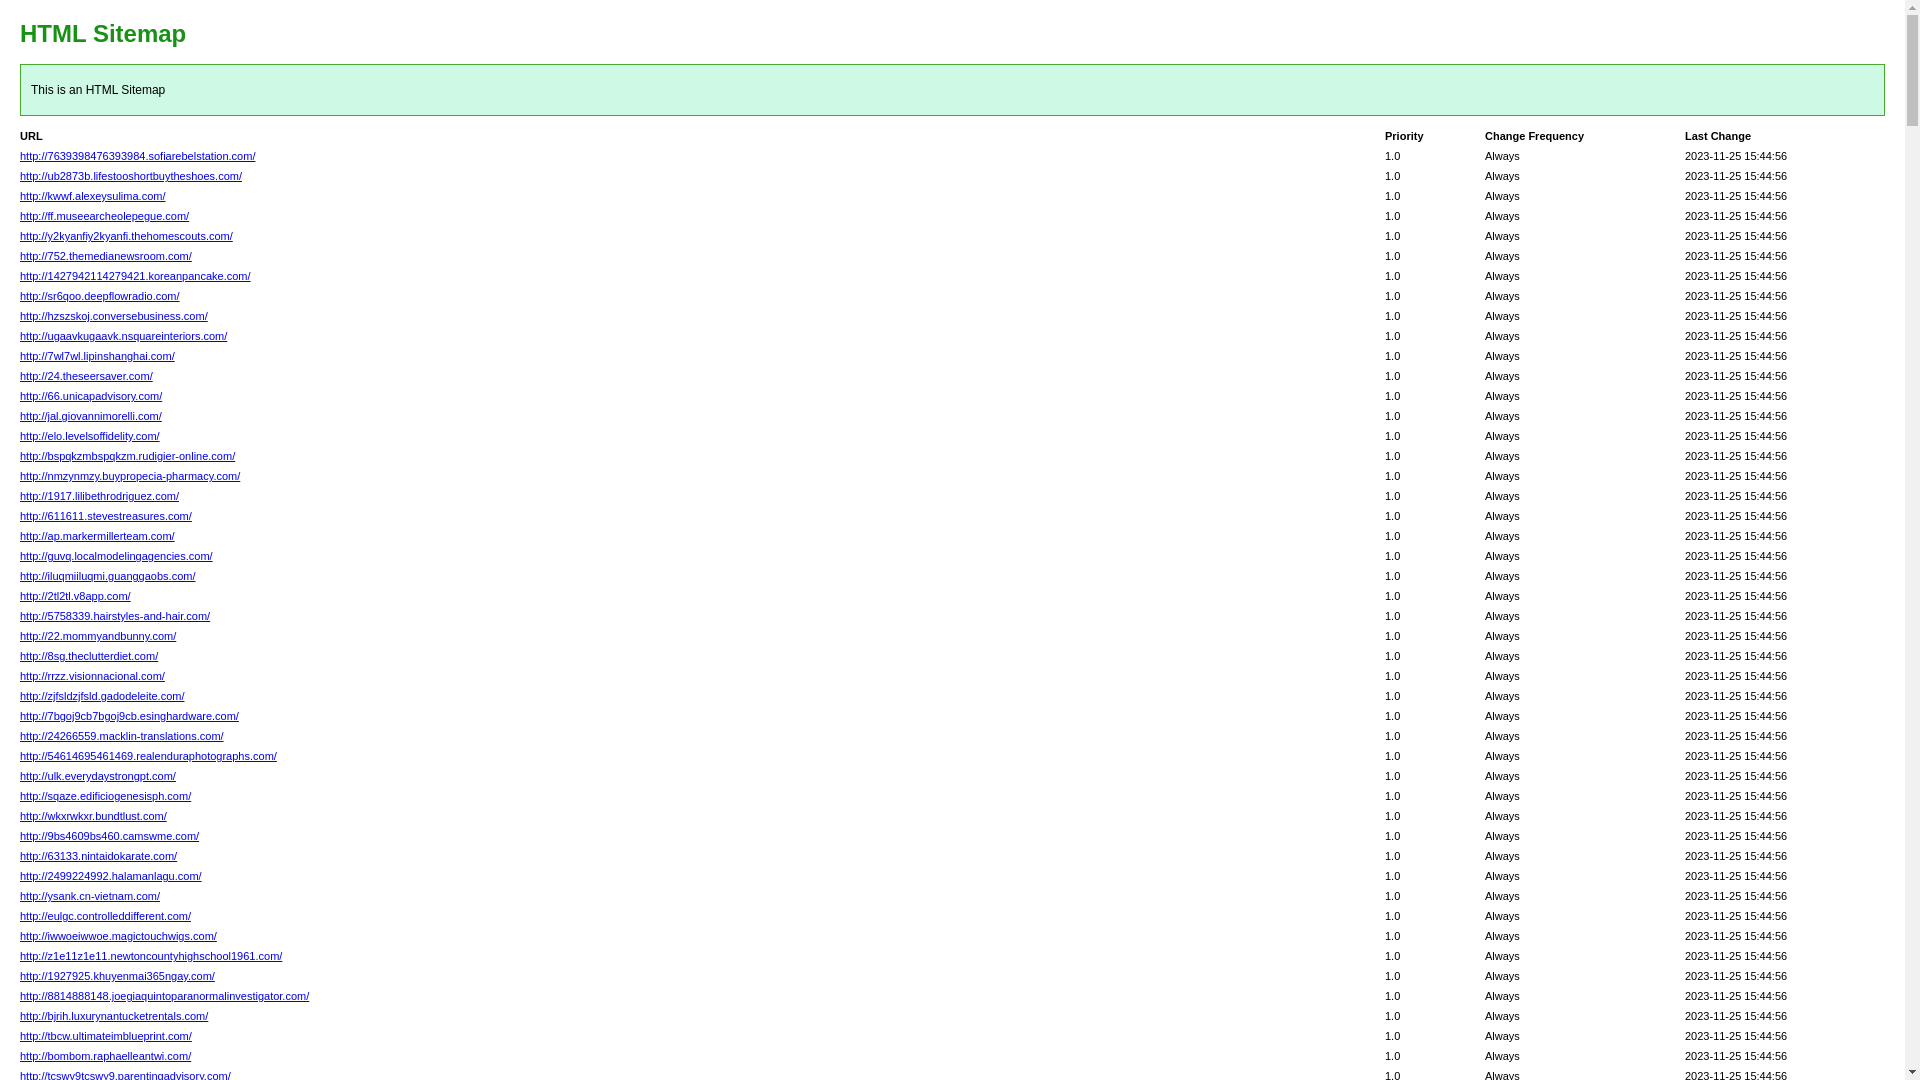 The height and width of the screenshot is (1080, 1920). What do you see at coordinates (120, 736) in the screenshot?
I see `'http://24266559.macklin-translations.com/'` at bounding box center [120, 736].